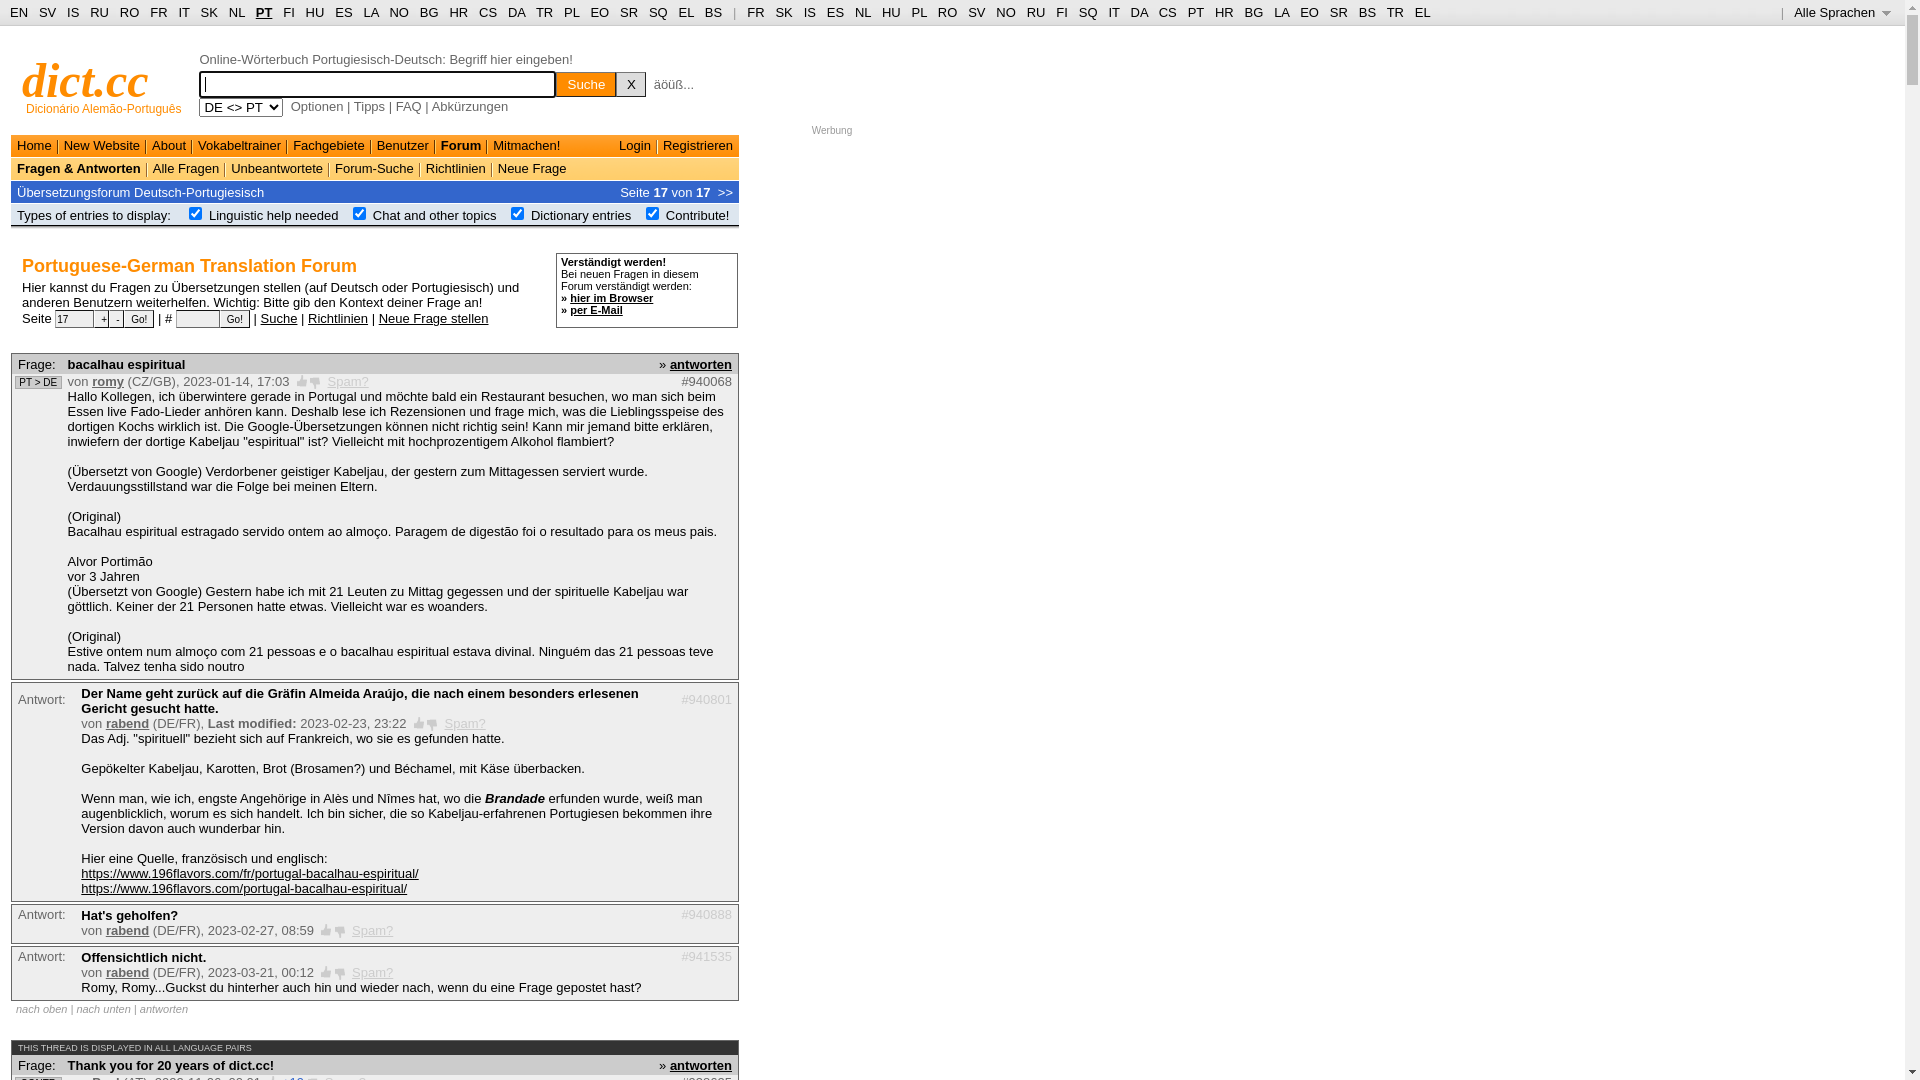  What do you see at coordinates (128, 12) in the screenshot?
I see `'RO'` at bounding box center [128, 12].